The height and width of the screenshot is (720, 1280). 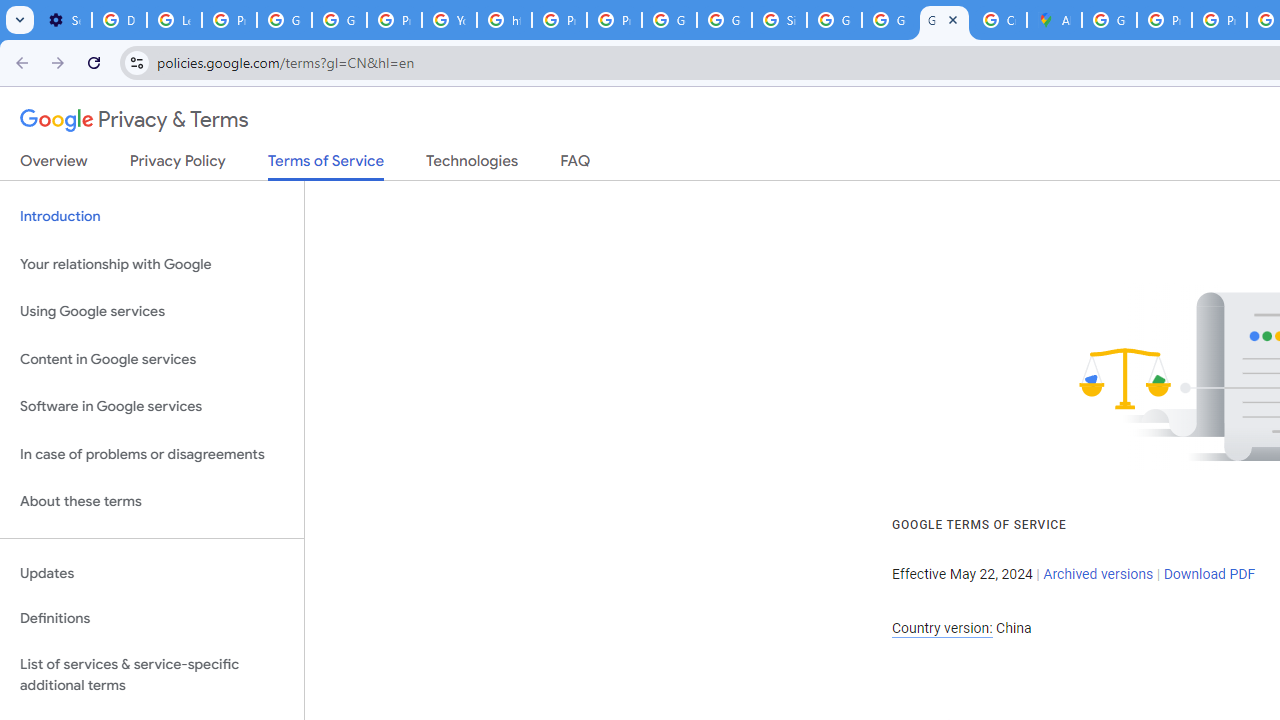 What do you see at coordinates (177, 164) in the screenshot?
I see `'Privacy Policy'` at bounding box center [177, 164].